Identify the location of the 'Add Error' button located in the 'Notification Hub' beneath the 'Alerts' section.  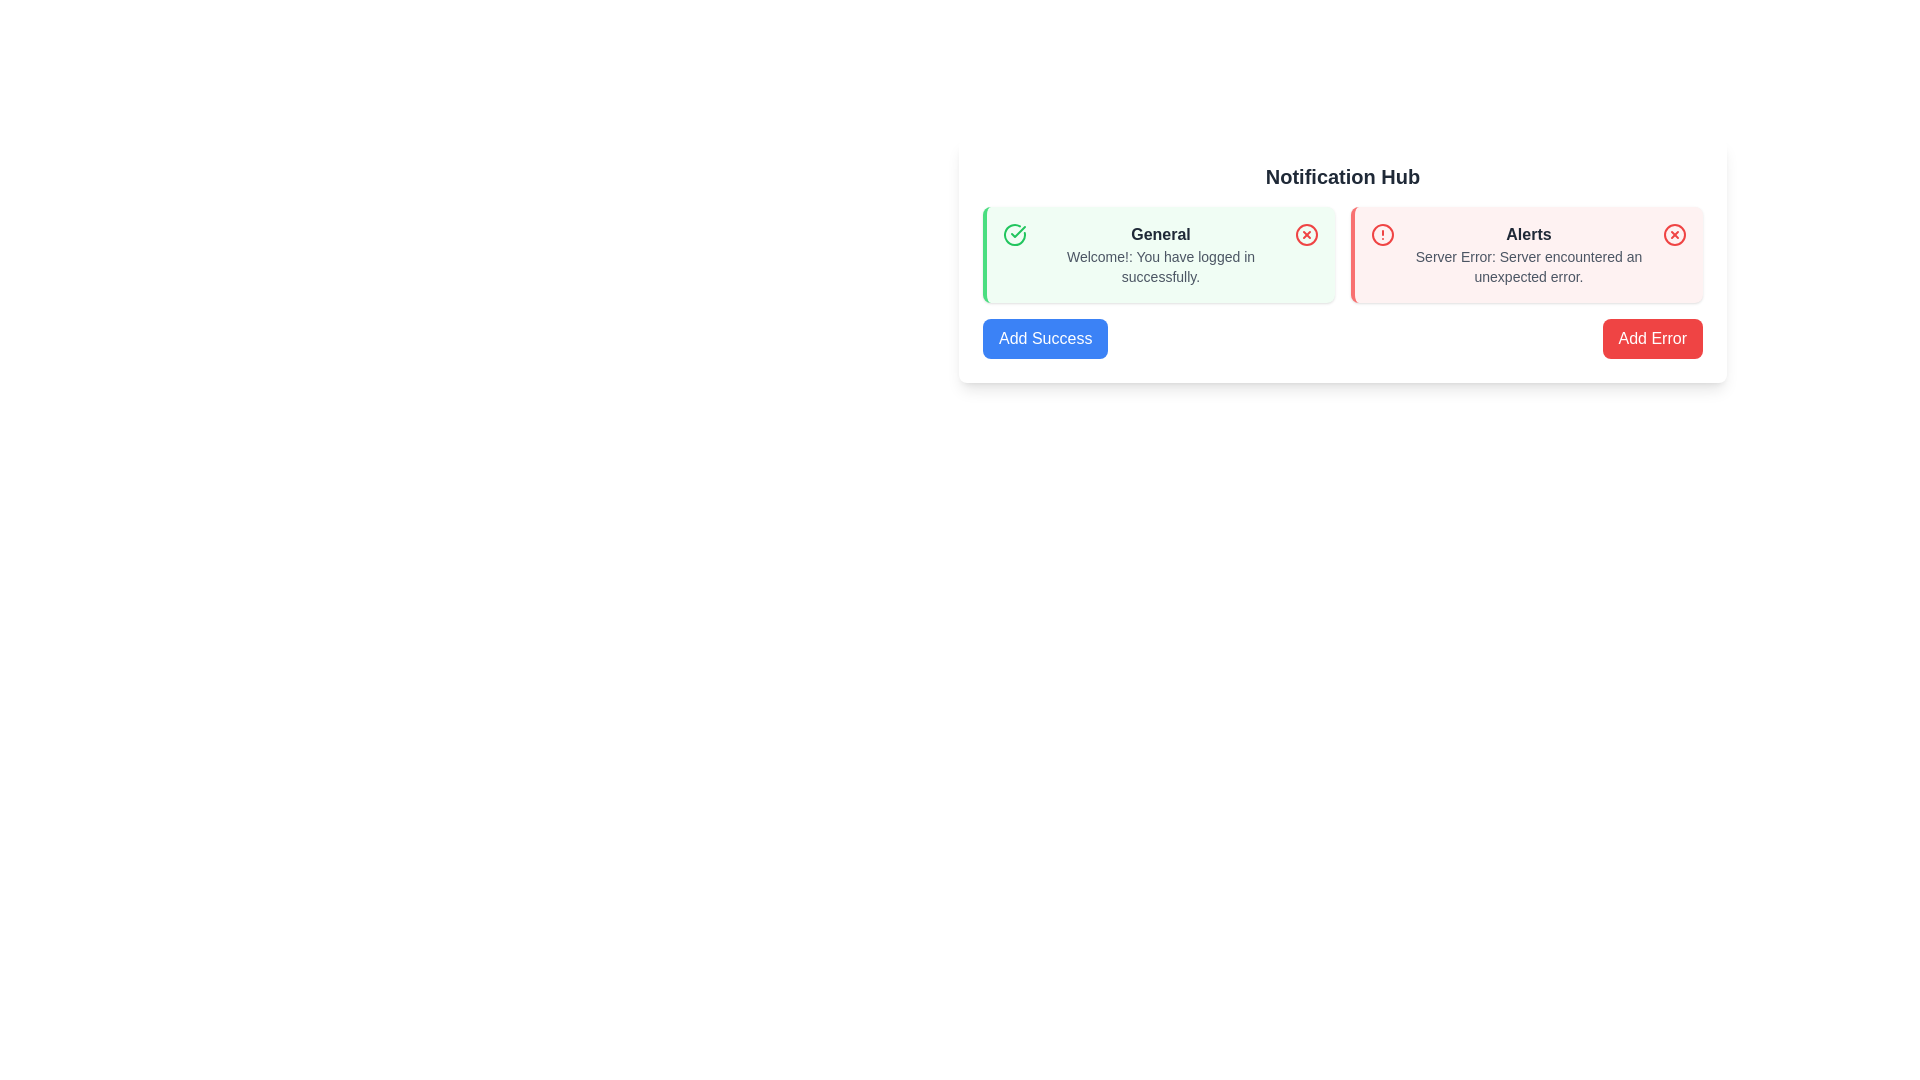
(1652, 338).